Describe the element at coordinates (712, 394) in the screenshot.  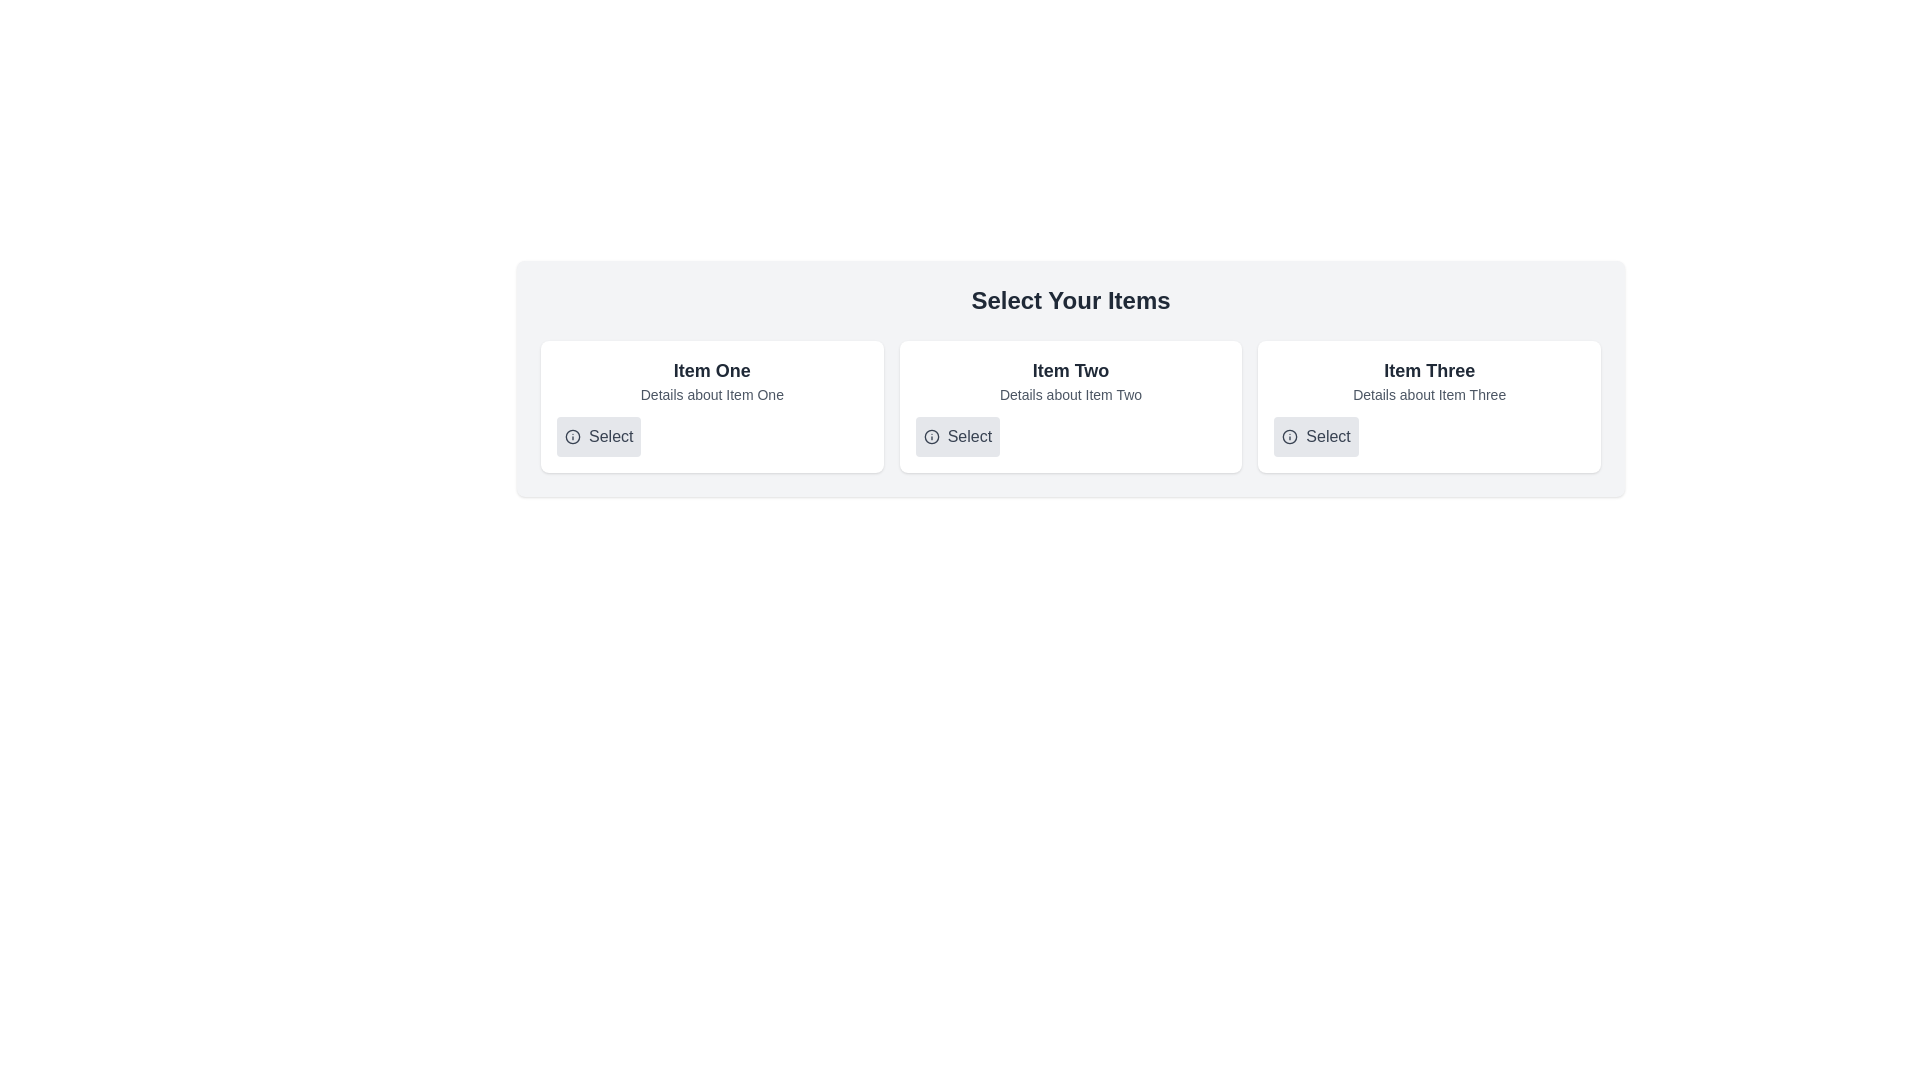
I see `the text label displaying 'Details about Item One', which is positioned below the title 'Item One' in the first card under the header 'Select Your Items'` at that location.